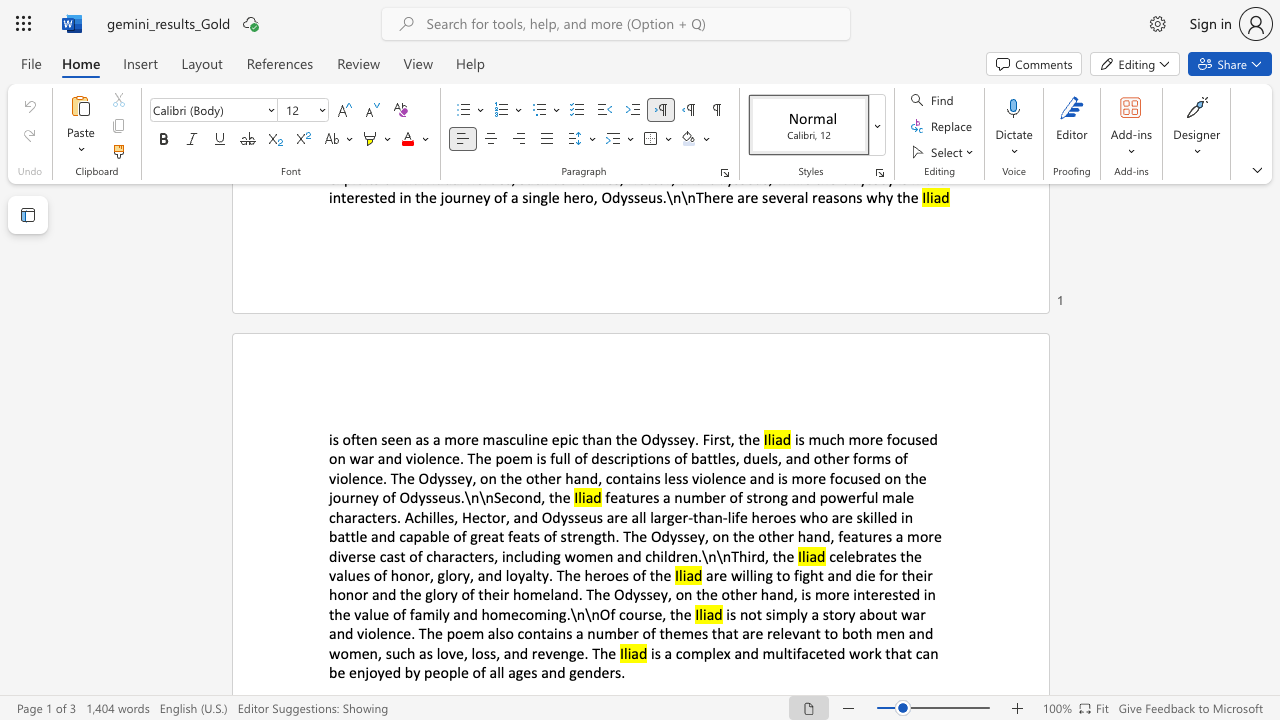  Describe the element at coordinates (651, 653) in the screenshot. I see `the subset text "is a complex and multifaceted work that can be enjoyed by people" within the text "is a complex and multifaceted work that can be enjoyed by people of all ages and genders."` at that location.